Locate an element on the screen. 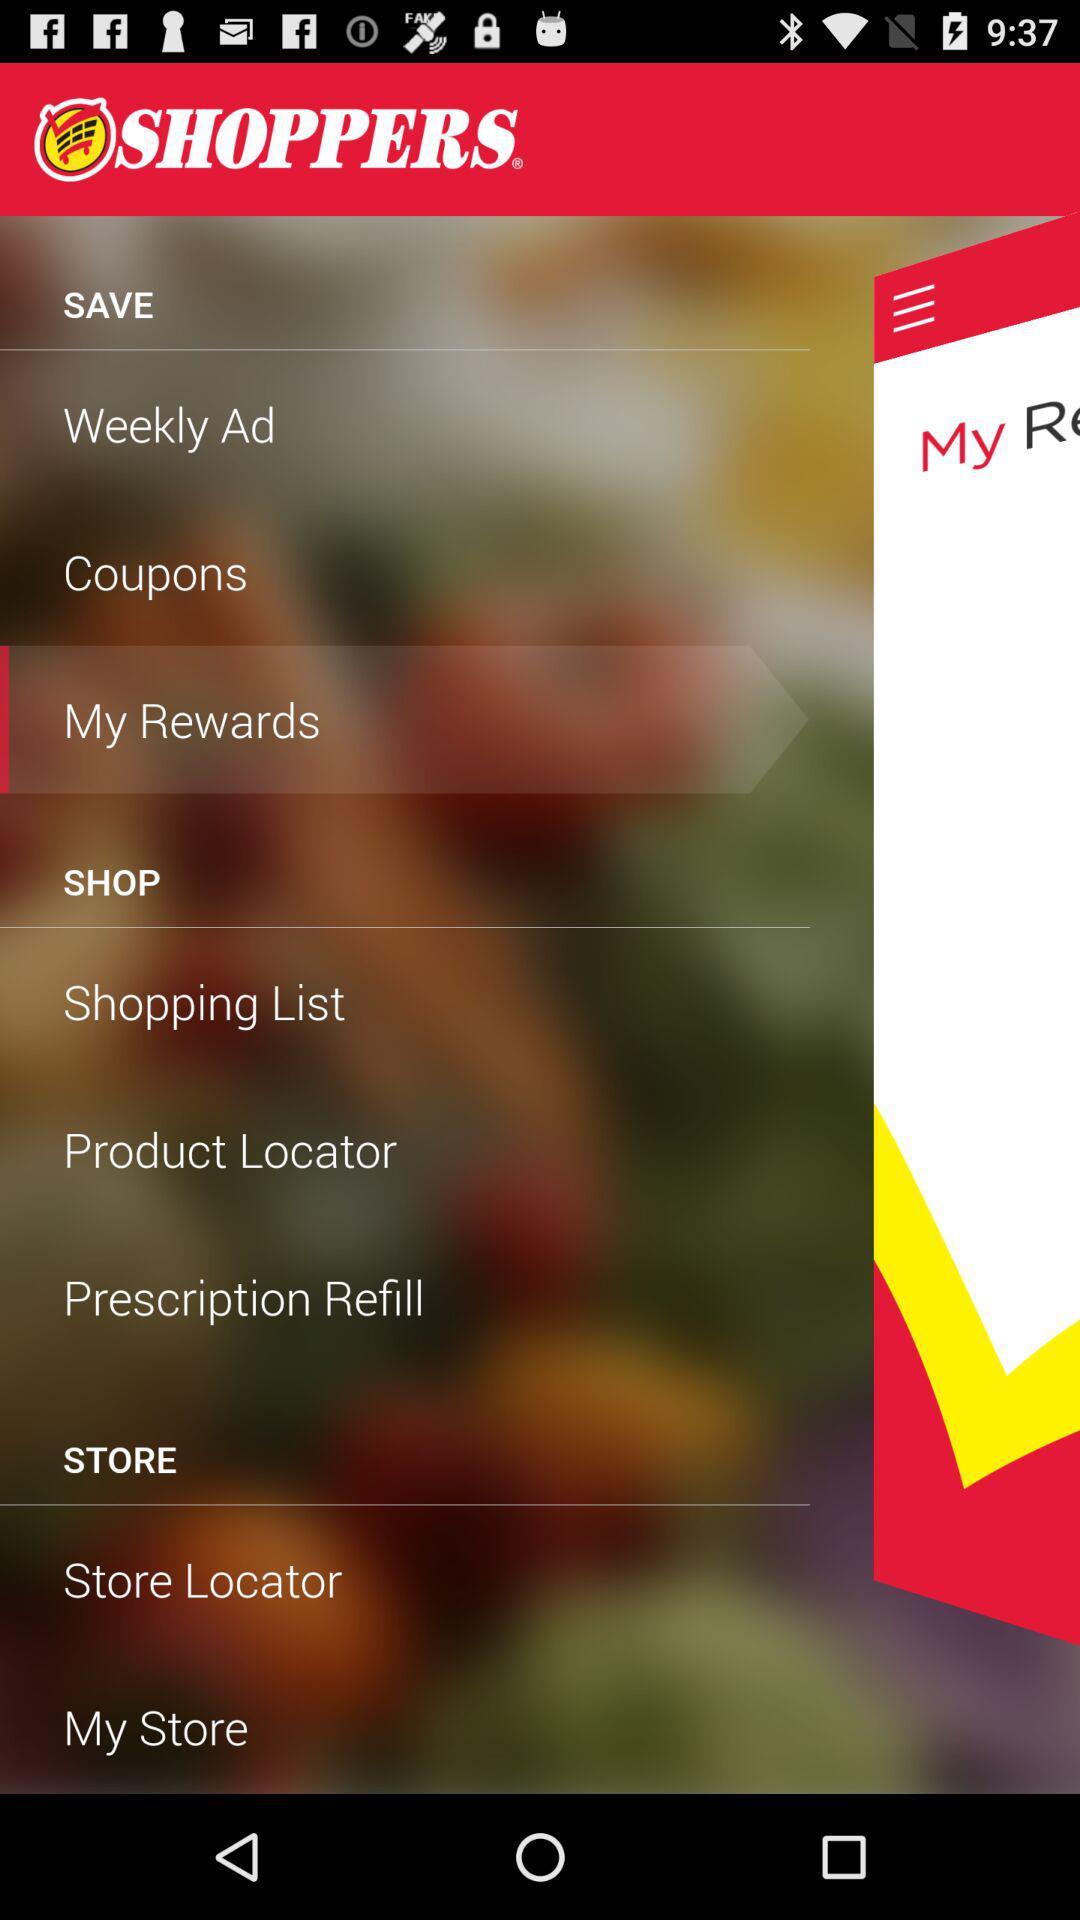 The height and width of the screenshot is (1920, 1080). advertisement page is located at coordinates (278, 138).